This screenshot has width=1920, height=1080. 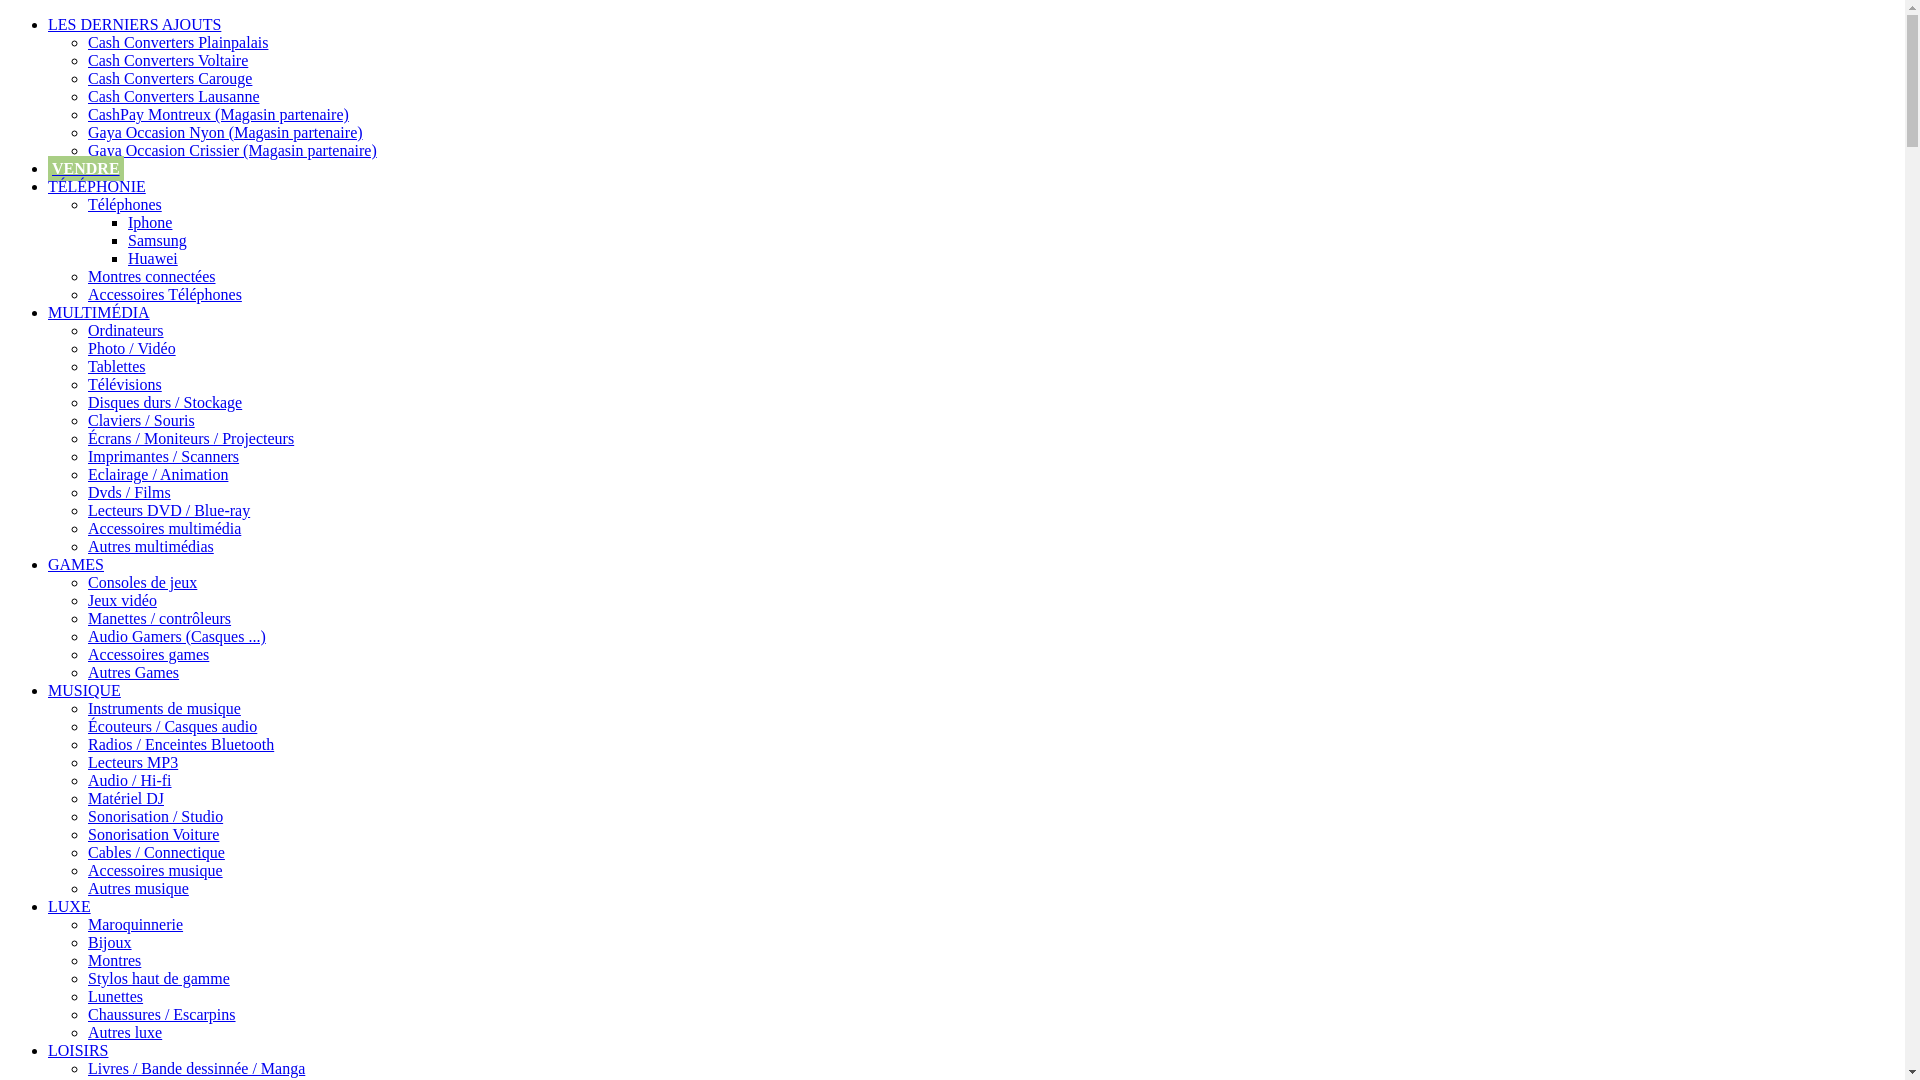 What do you see at coordinates (173, 96) in the screenshot?
I see `'Cash Converters Lausanne'` at bounding box center [173, 96].